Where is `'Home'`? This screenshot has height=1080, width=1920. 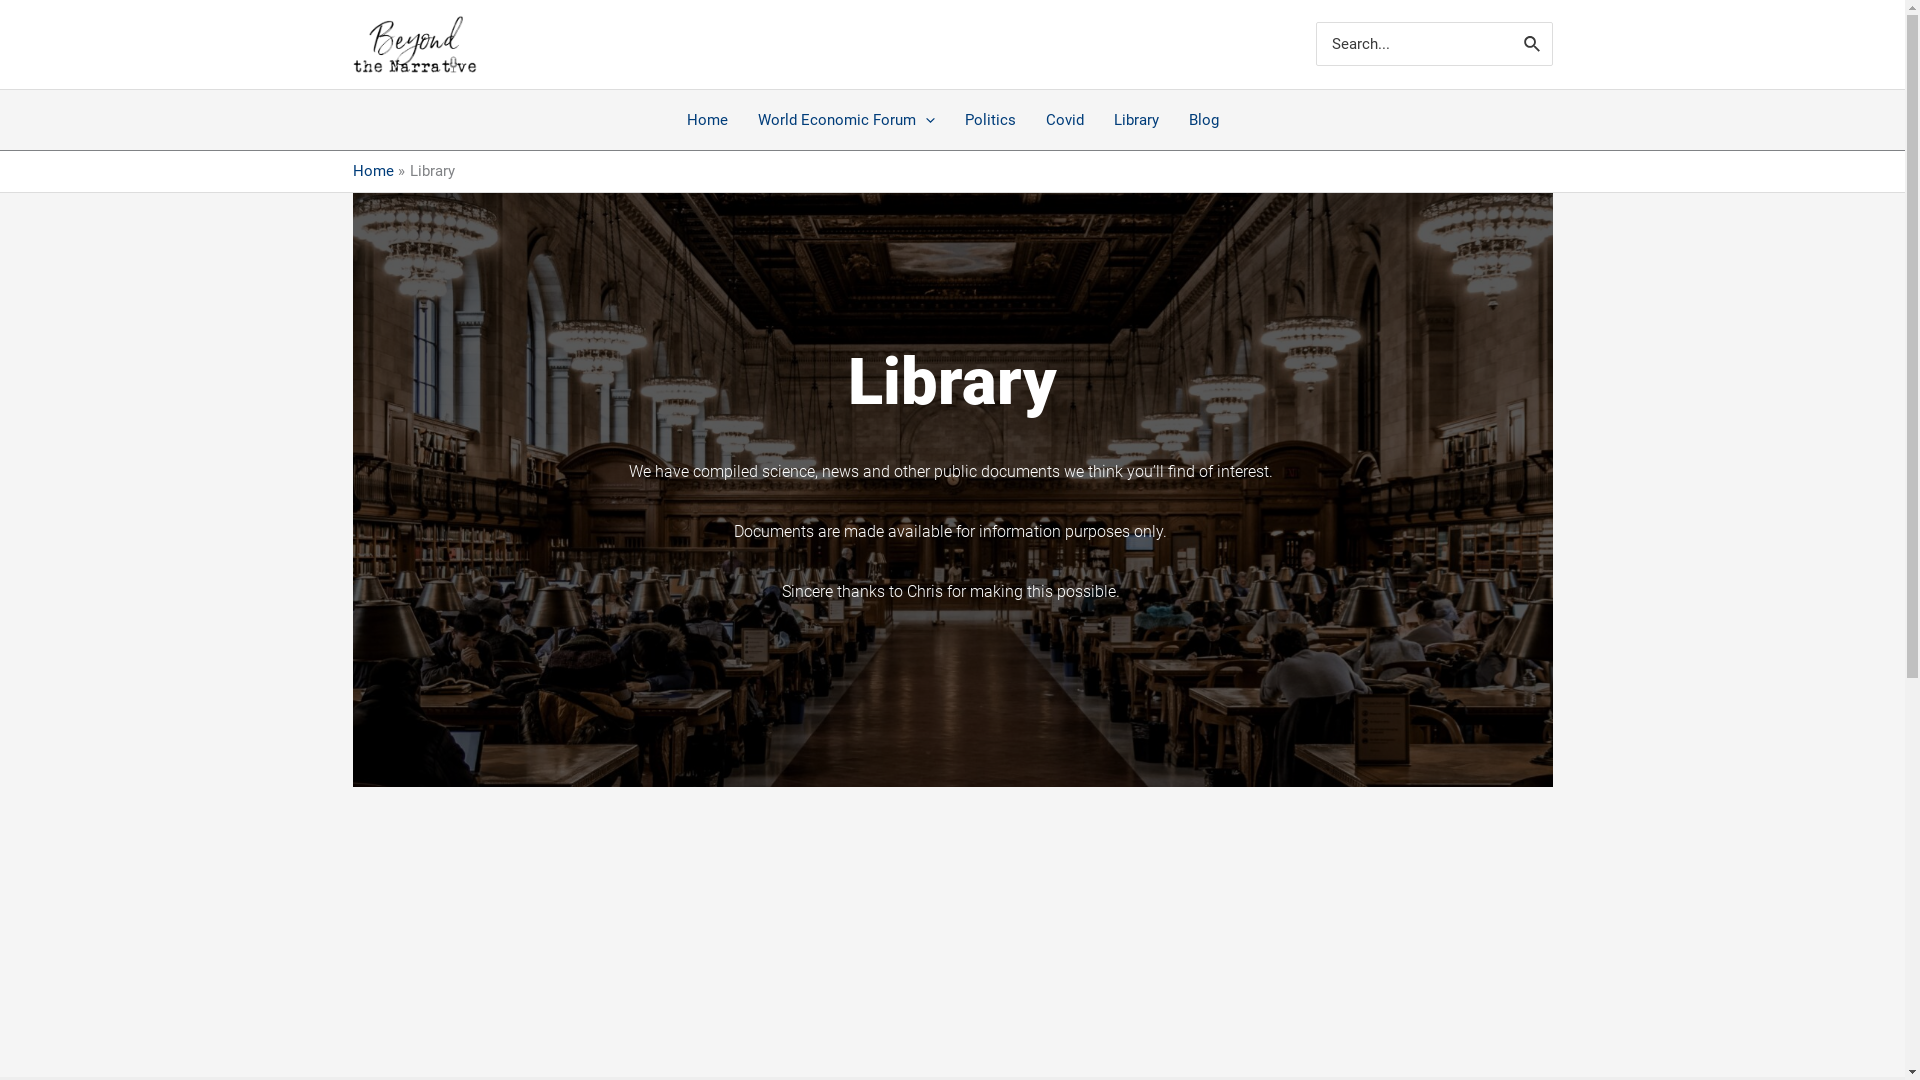 'Home' is located at coordinates (707, 119).